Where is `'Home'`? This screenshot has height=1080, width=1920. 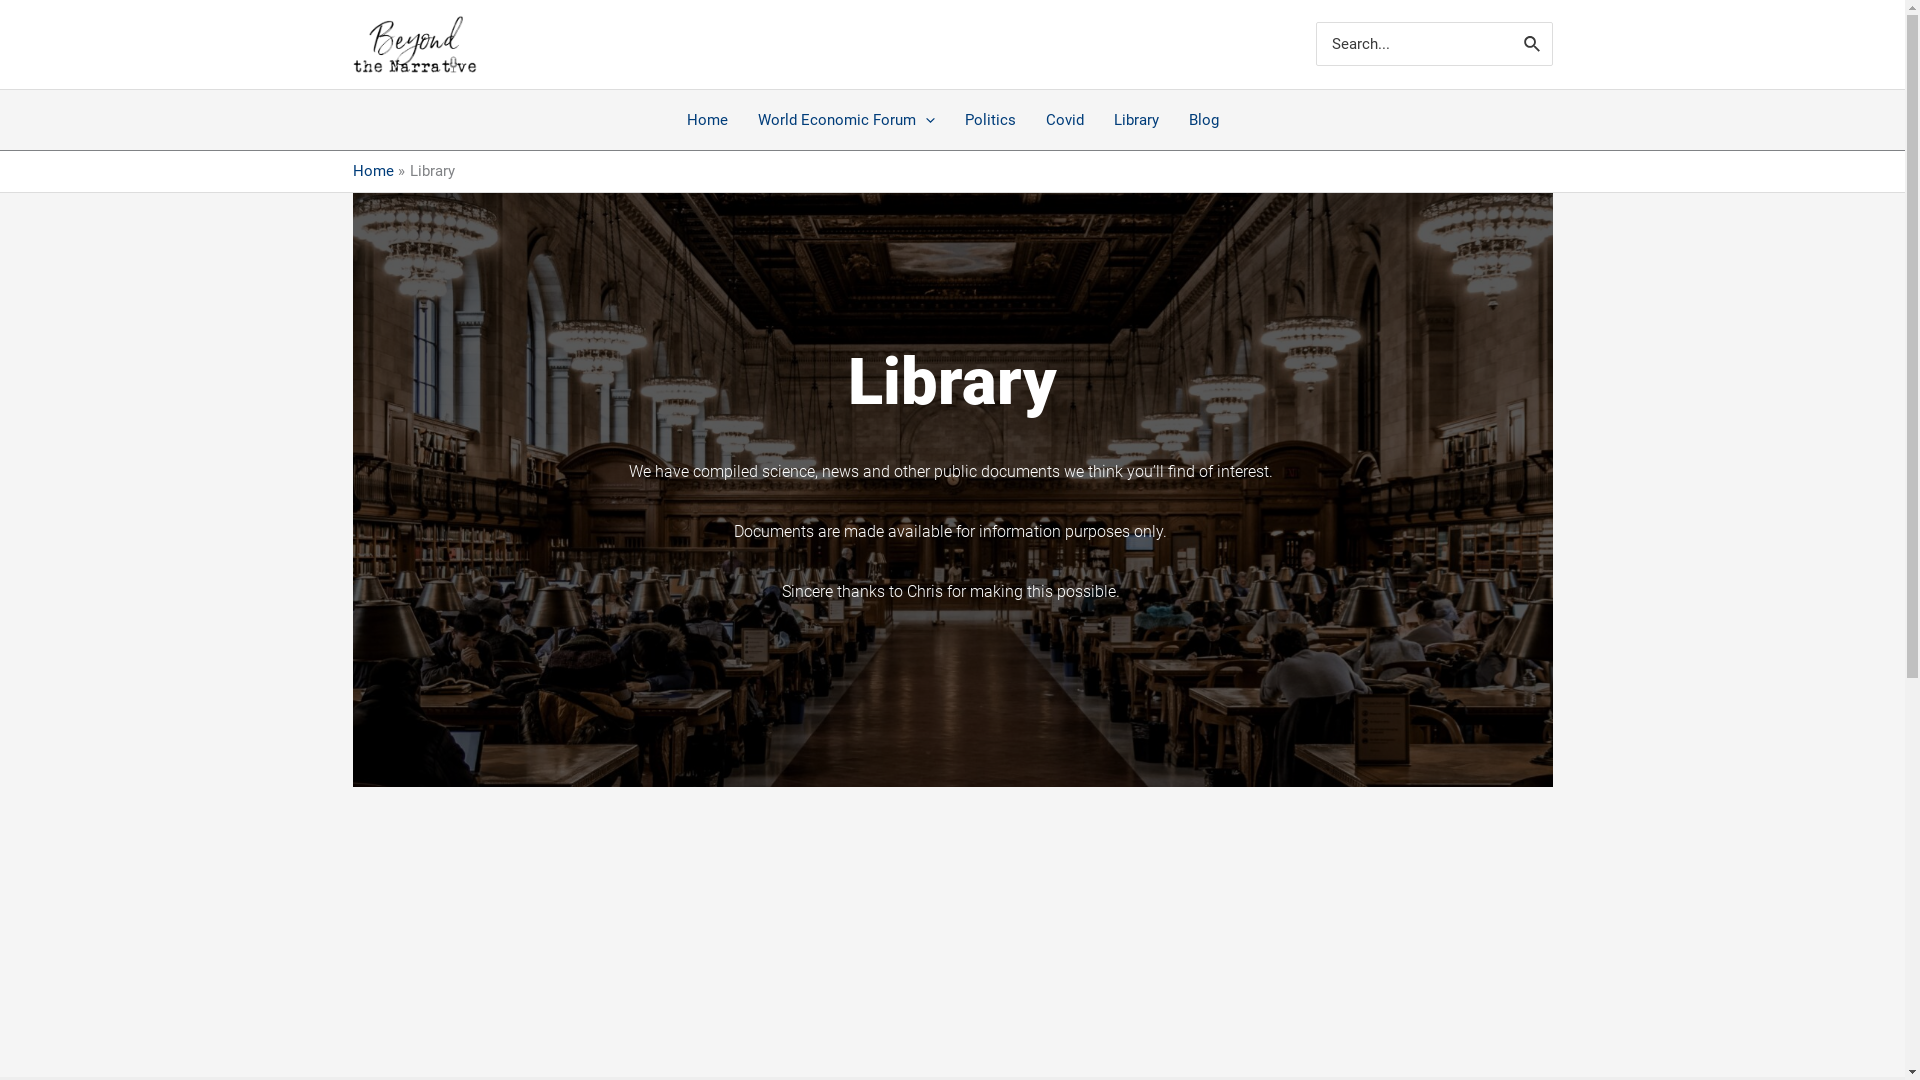 'Home' is located at coordinates (707, 119).